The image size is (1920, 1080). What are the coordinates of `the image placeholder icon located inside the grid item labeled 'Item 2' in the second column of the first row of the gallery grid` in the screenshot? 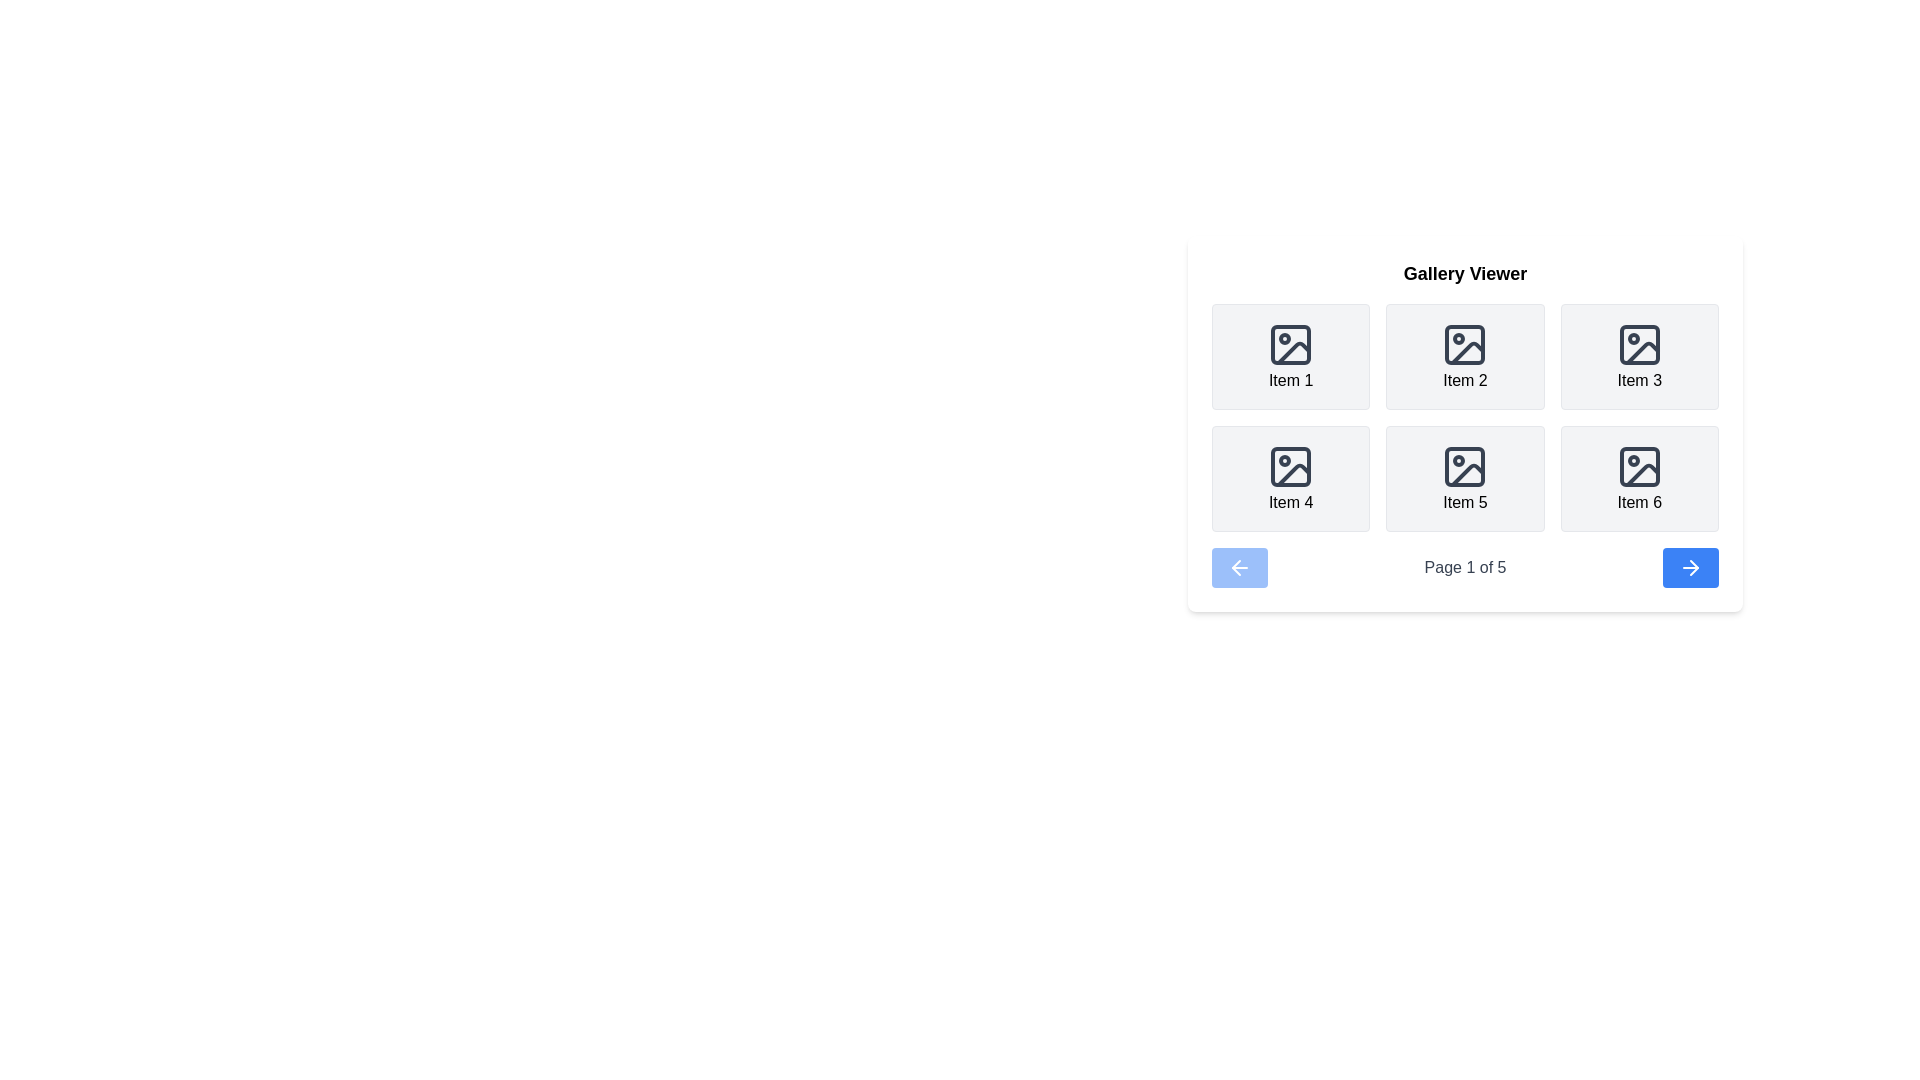 It's located at (1465, 343).